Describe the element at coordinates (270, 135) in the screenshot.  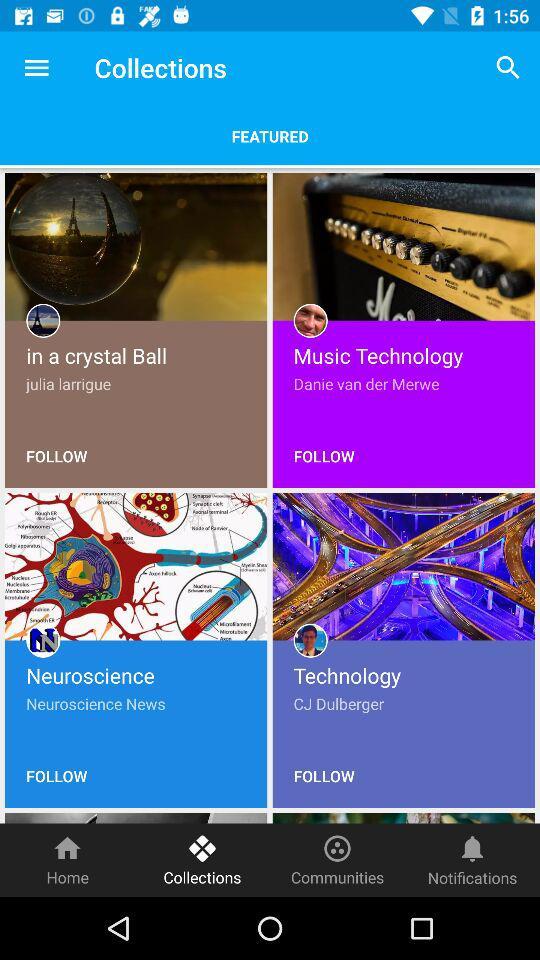
I see `the icon at the top` at that location.